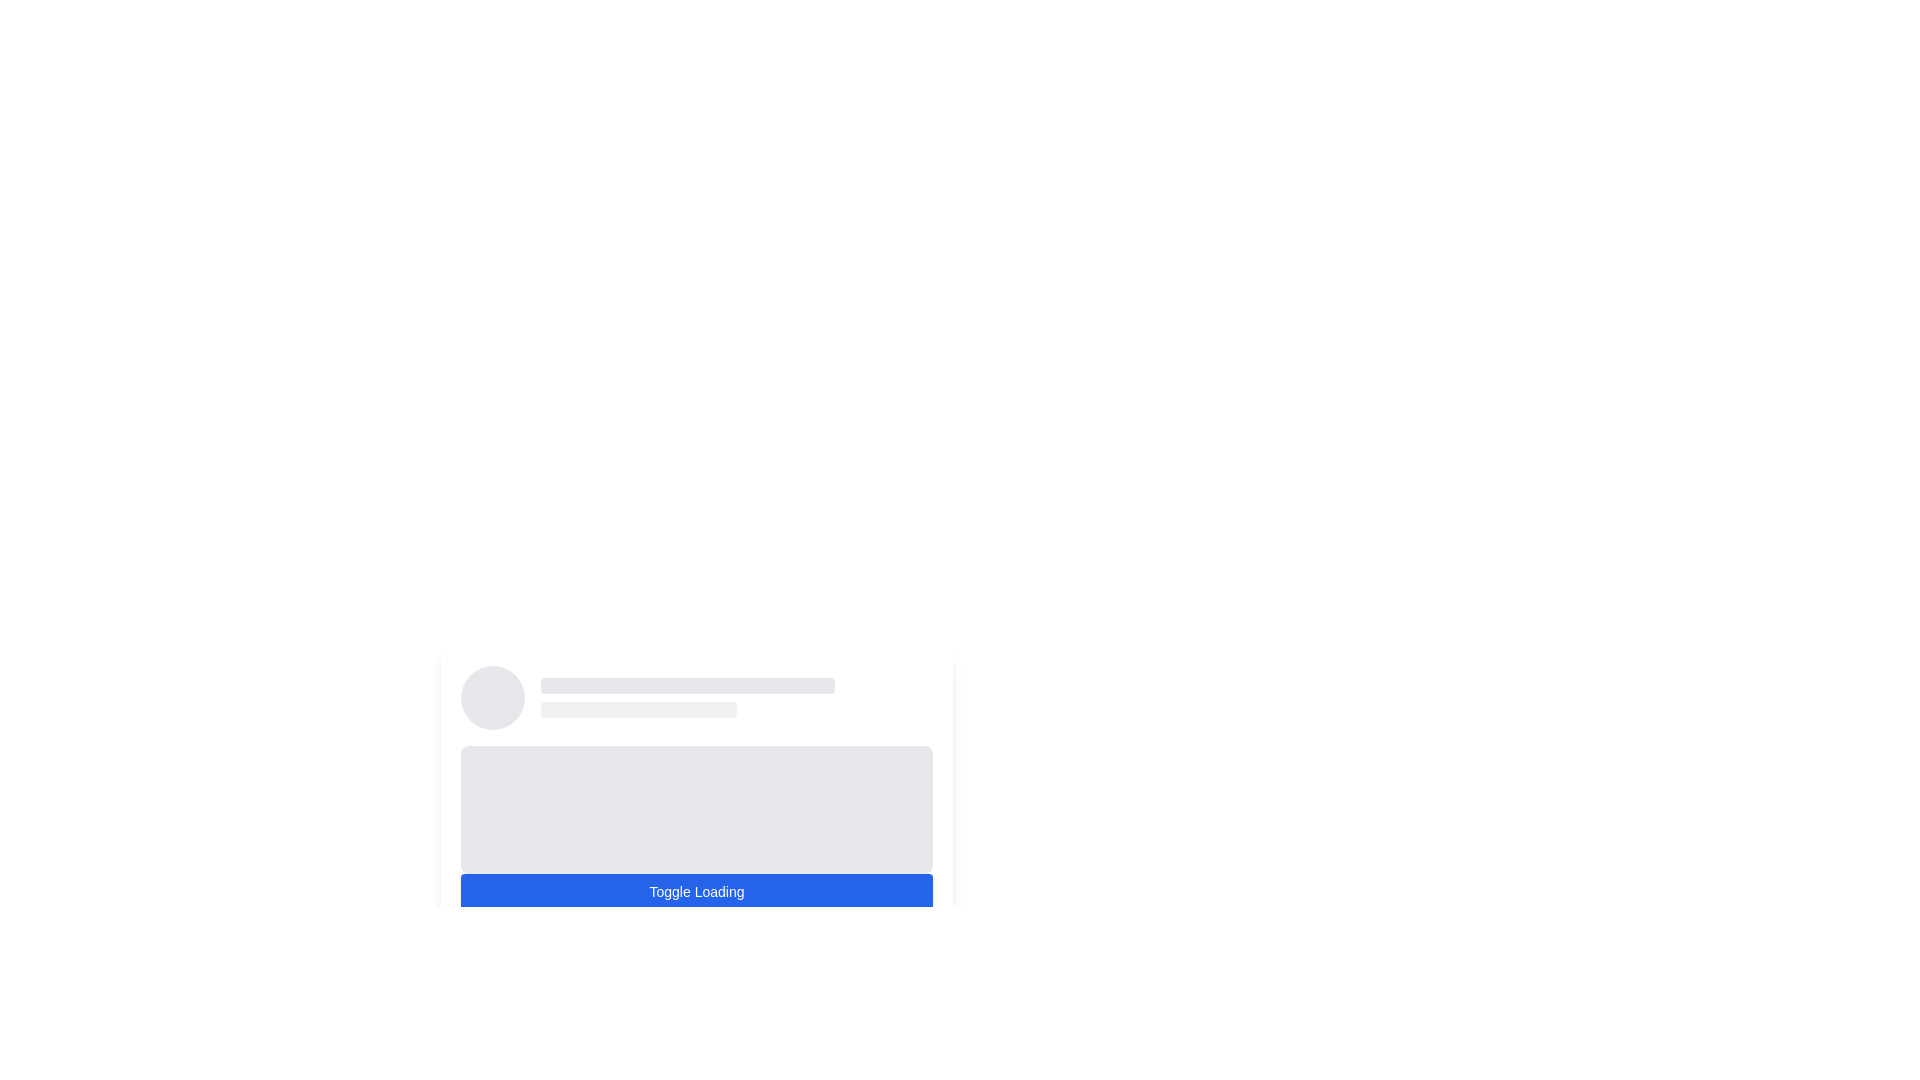 Image resolution: width=1920 pixels, height=1080 pixels. Describe the element at coordinates (637, 708) in the screenshot. I see `the light grey horizontal rectangular Static bar element with rounded corners, positioned as the second of two bars in the upper-middle portion of the interface` at that location.